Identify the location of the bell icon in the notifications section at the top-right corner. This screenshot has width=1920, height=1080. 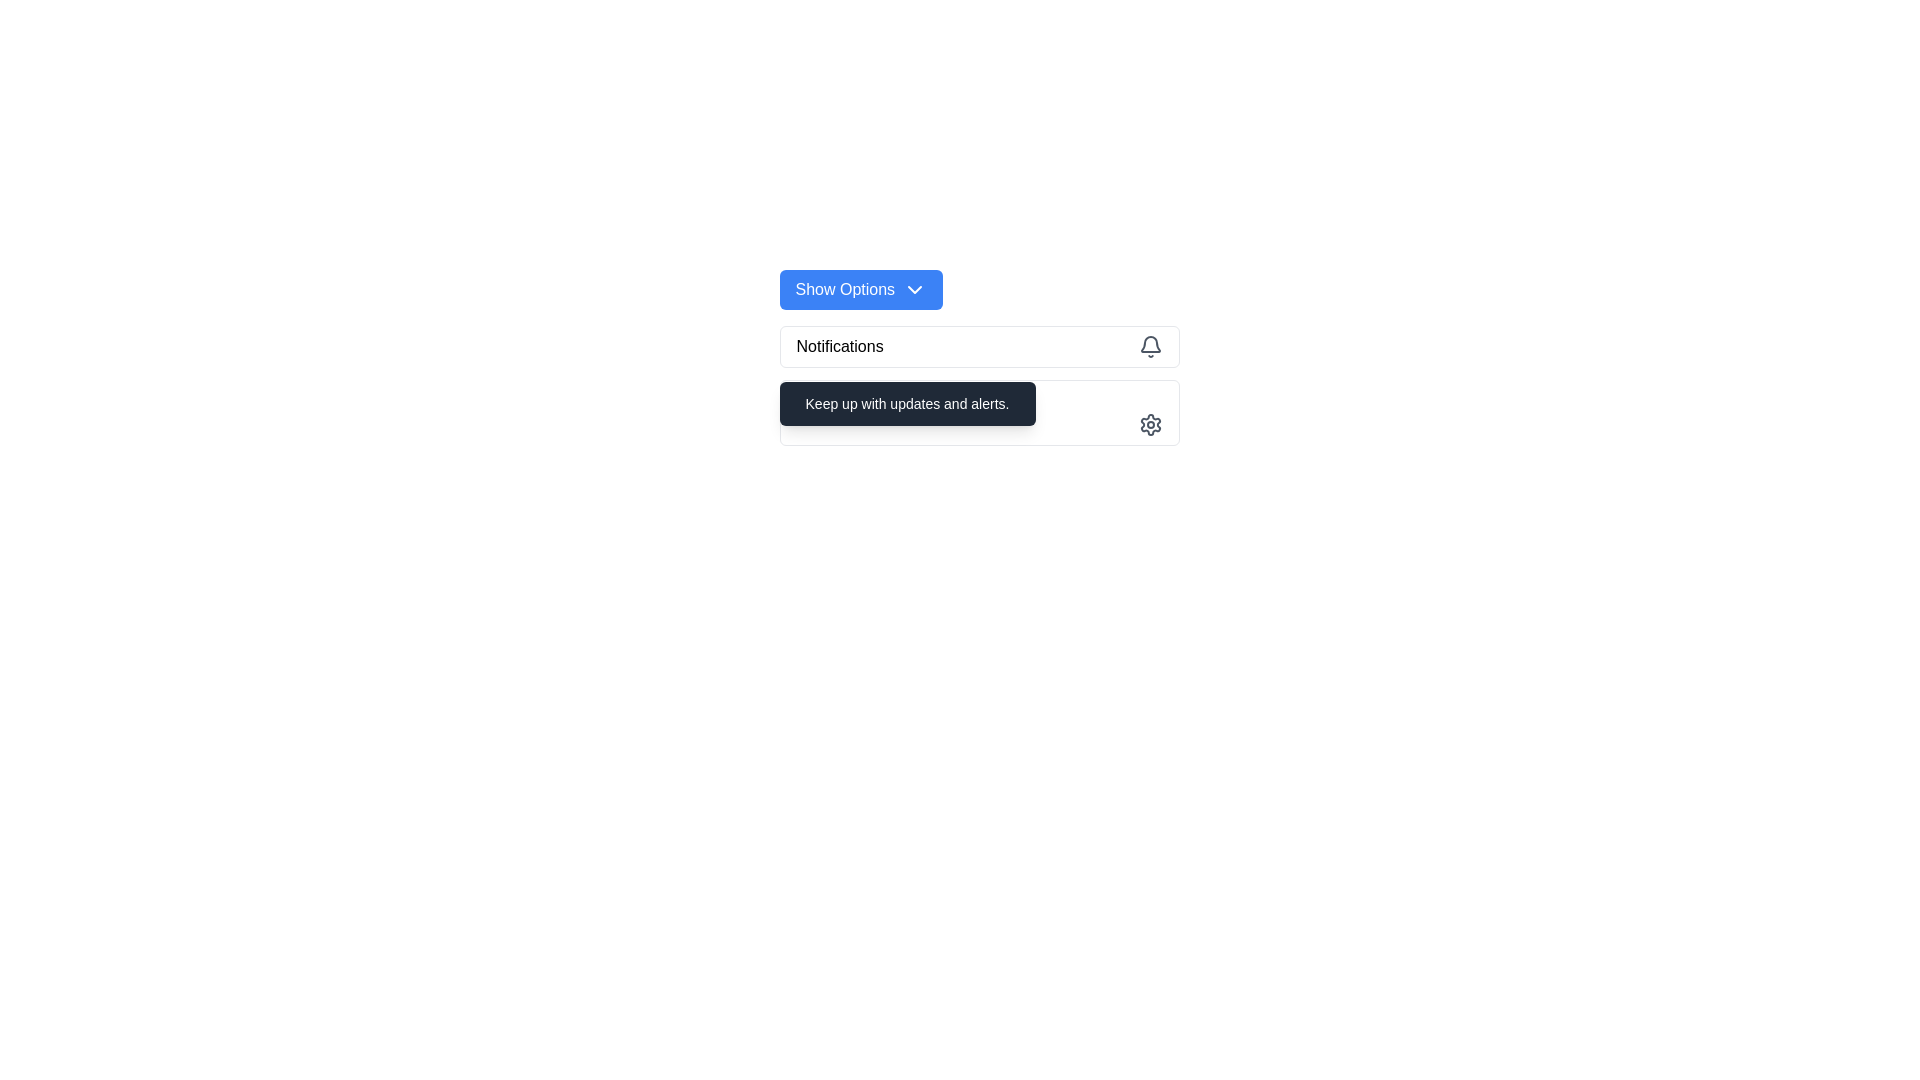
(1150, 346).